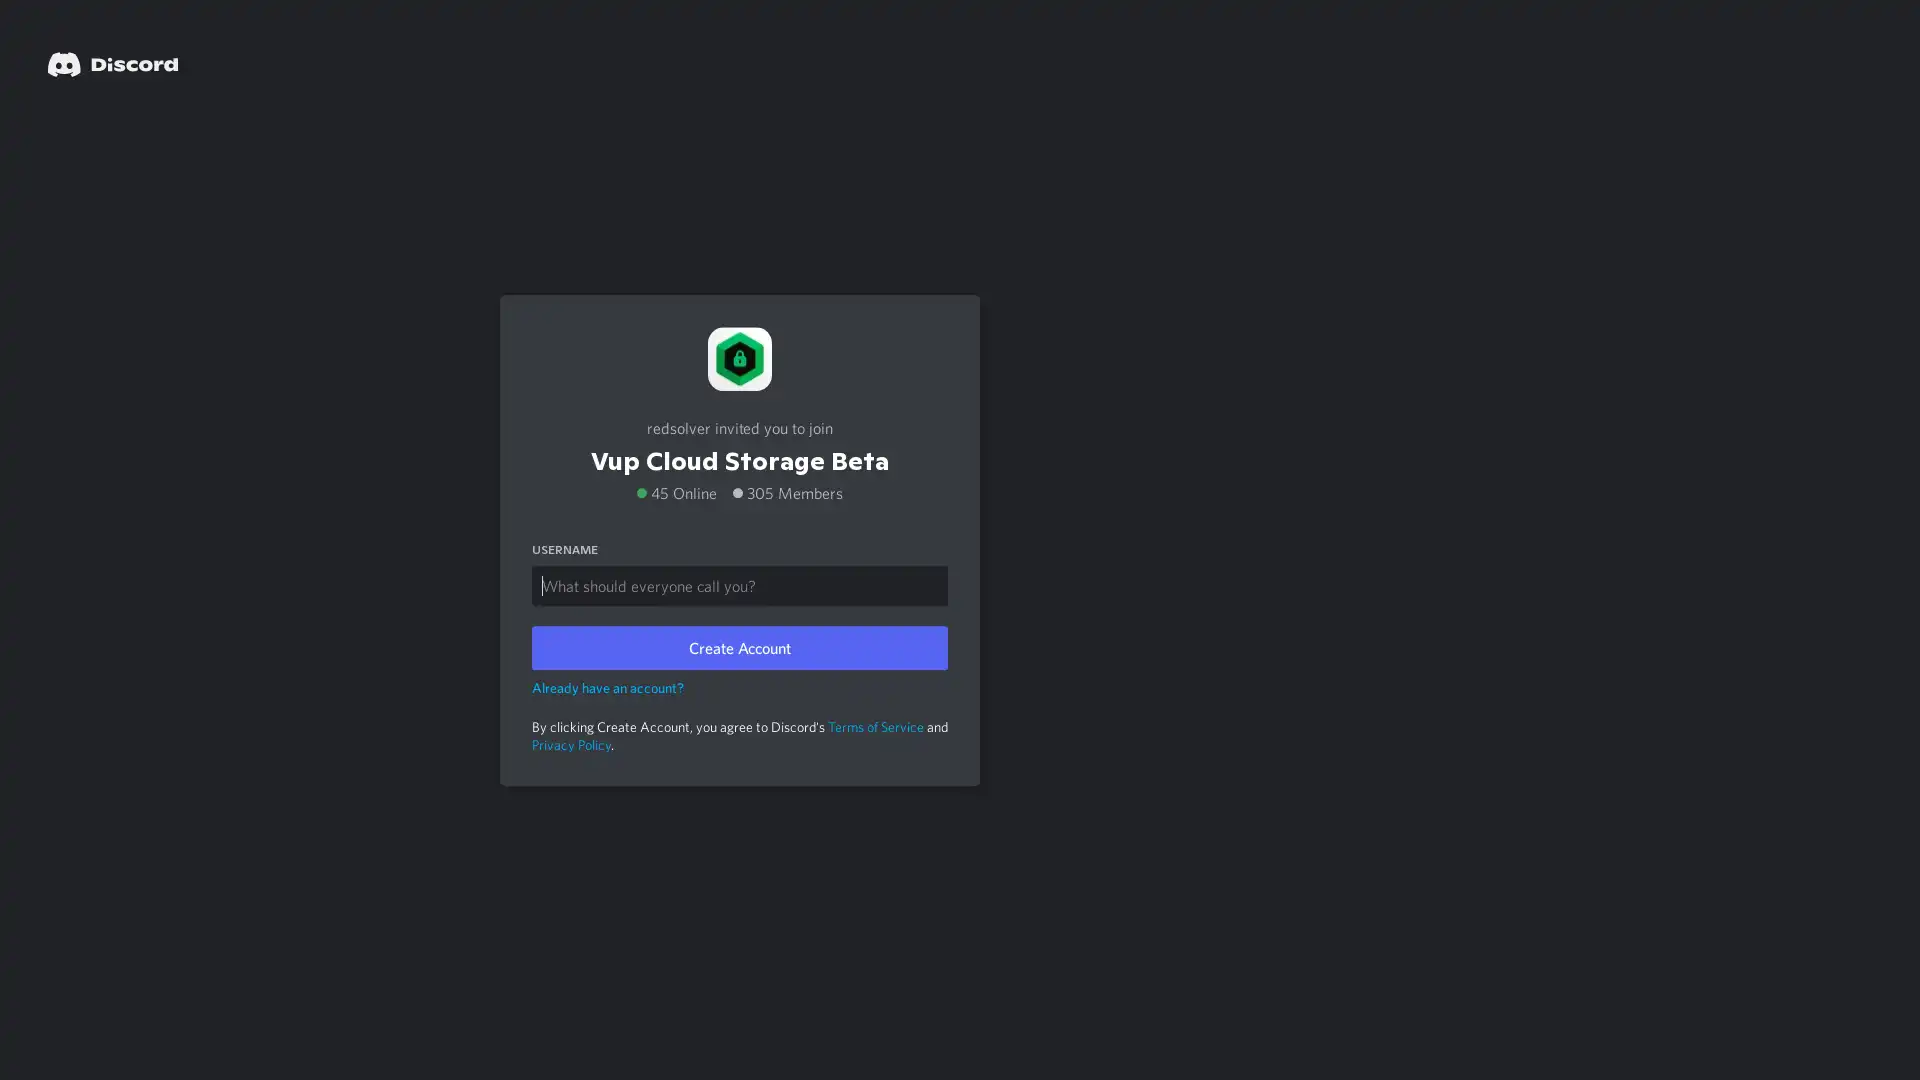  I want to click on Create Account, so click(738, 647).